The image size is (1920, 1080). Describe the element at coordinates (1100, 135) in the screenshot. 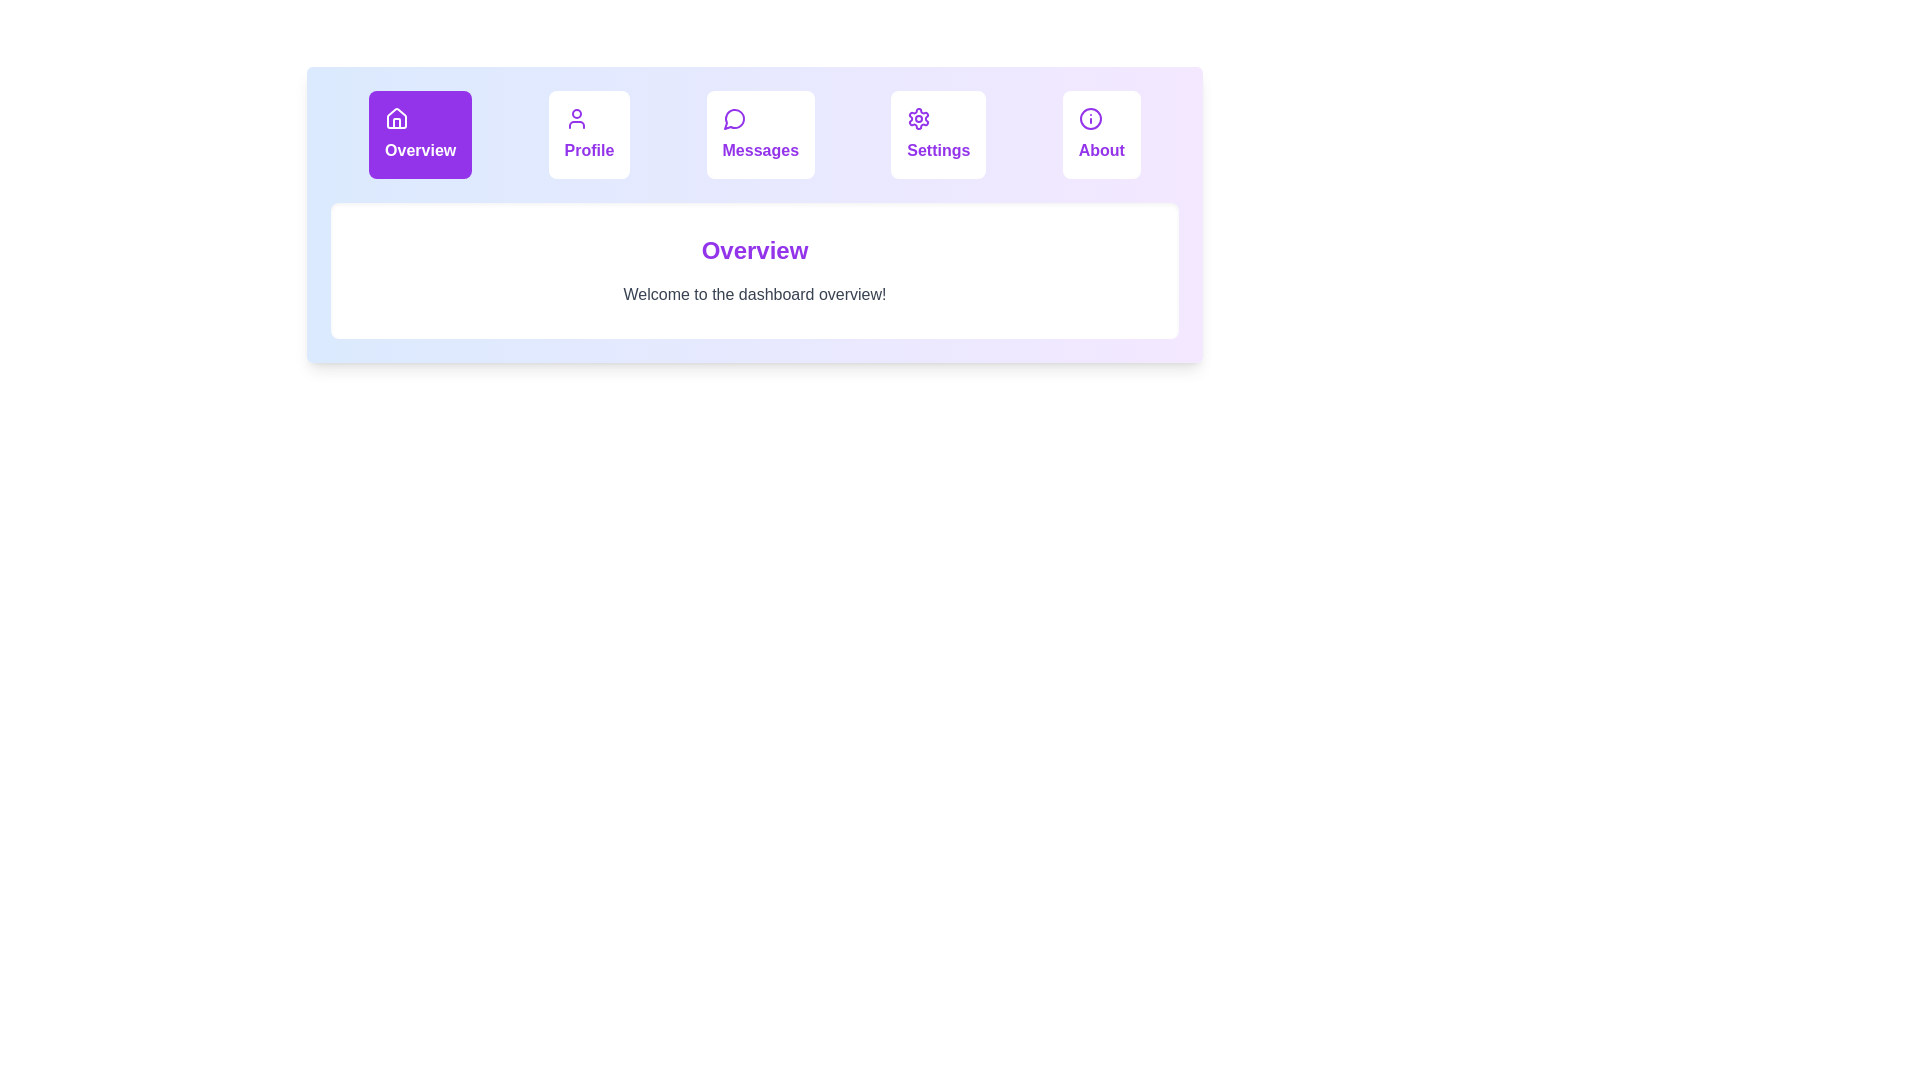

I see `the tab labeled About to switch to it` at that location.